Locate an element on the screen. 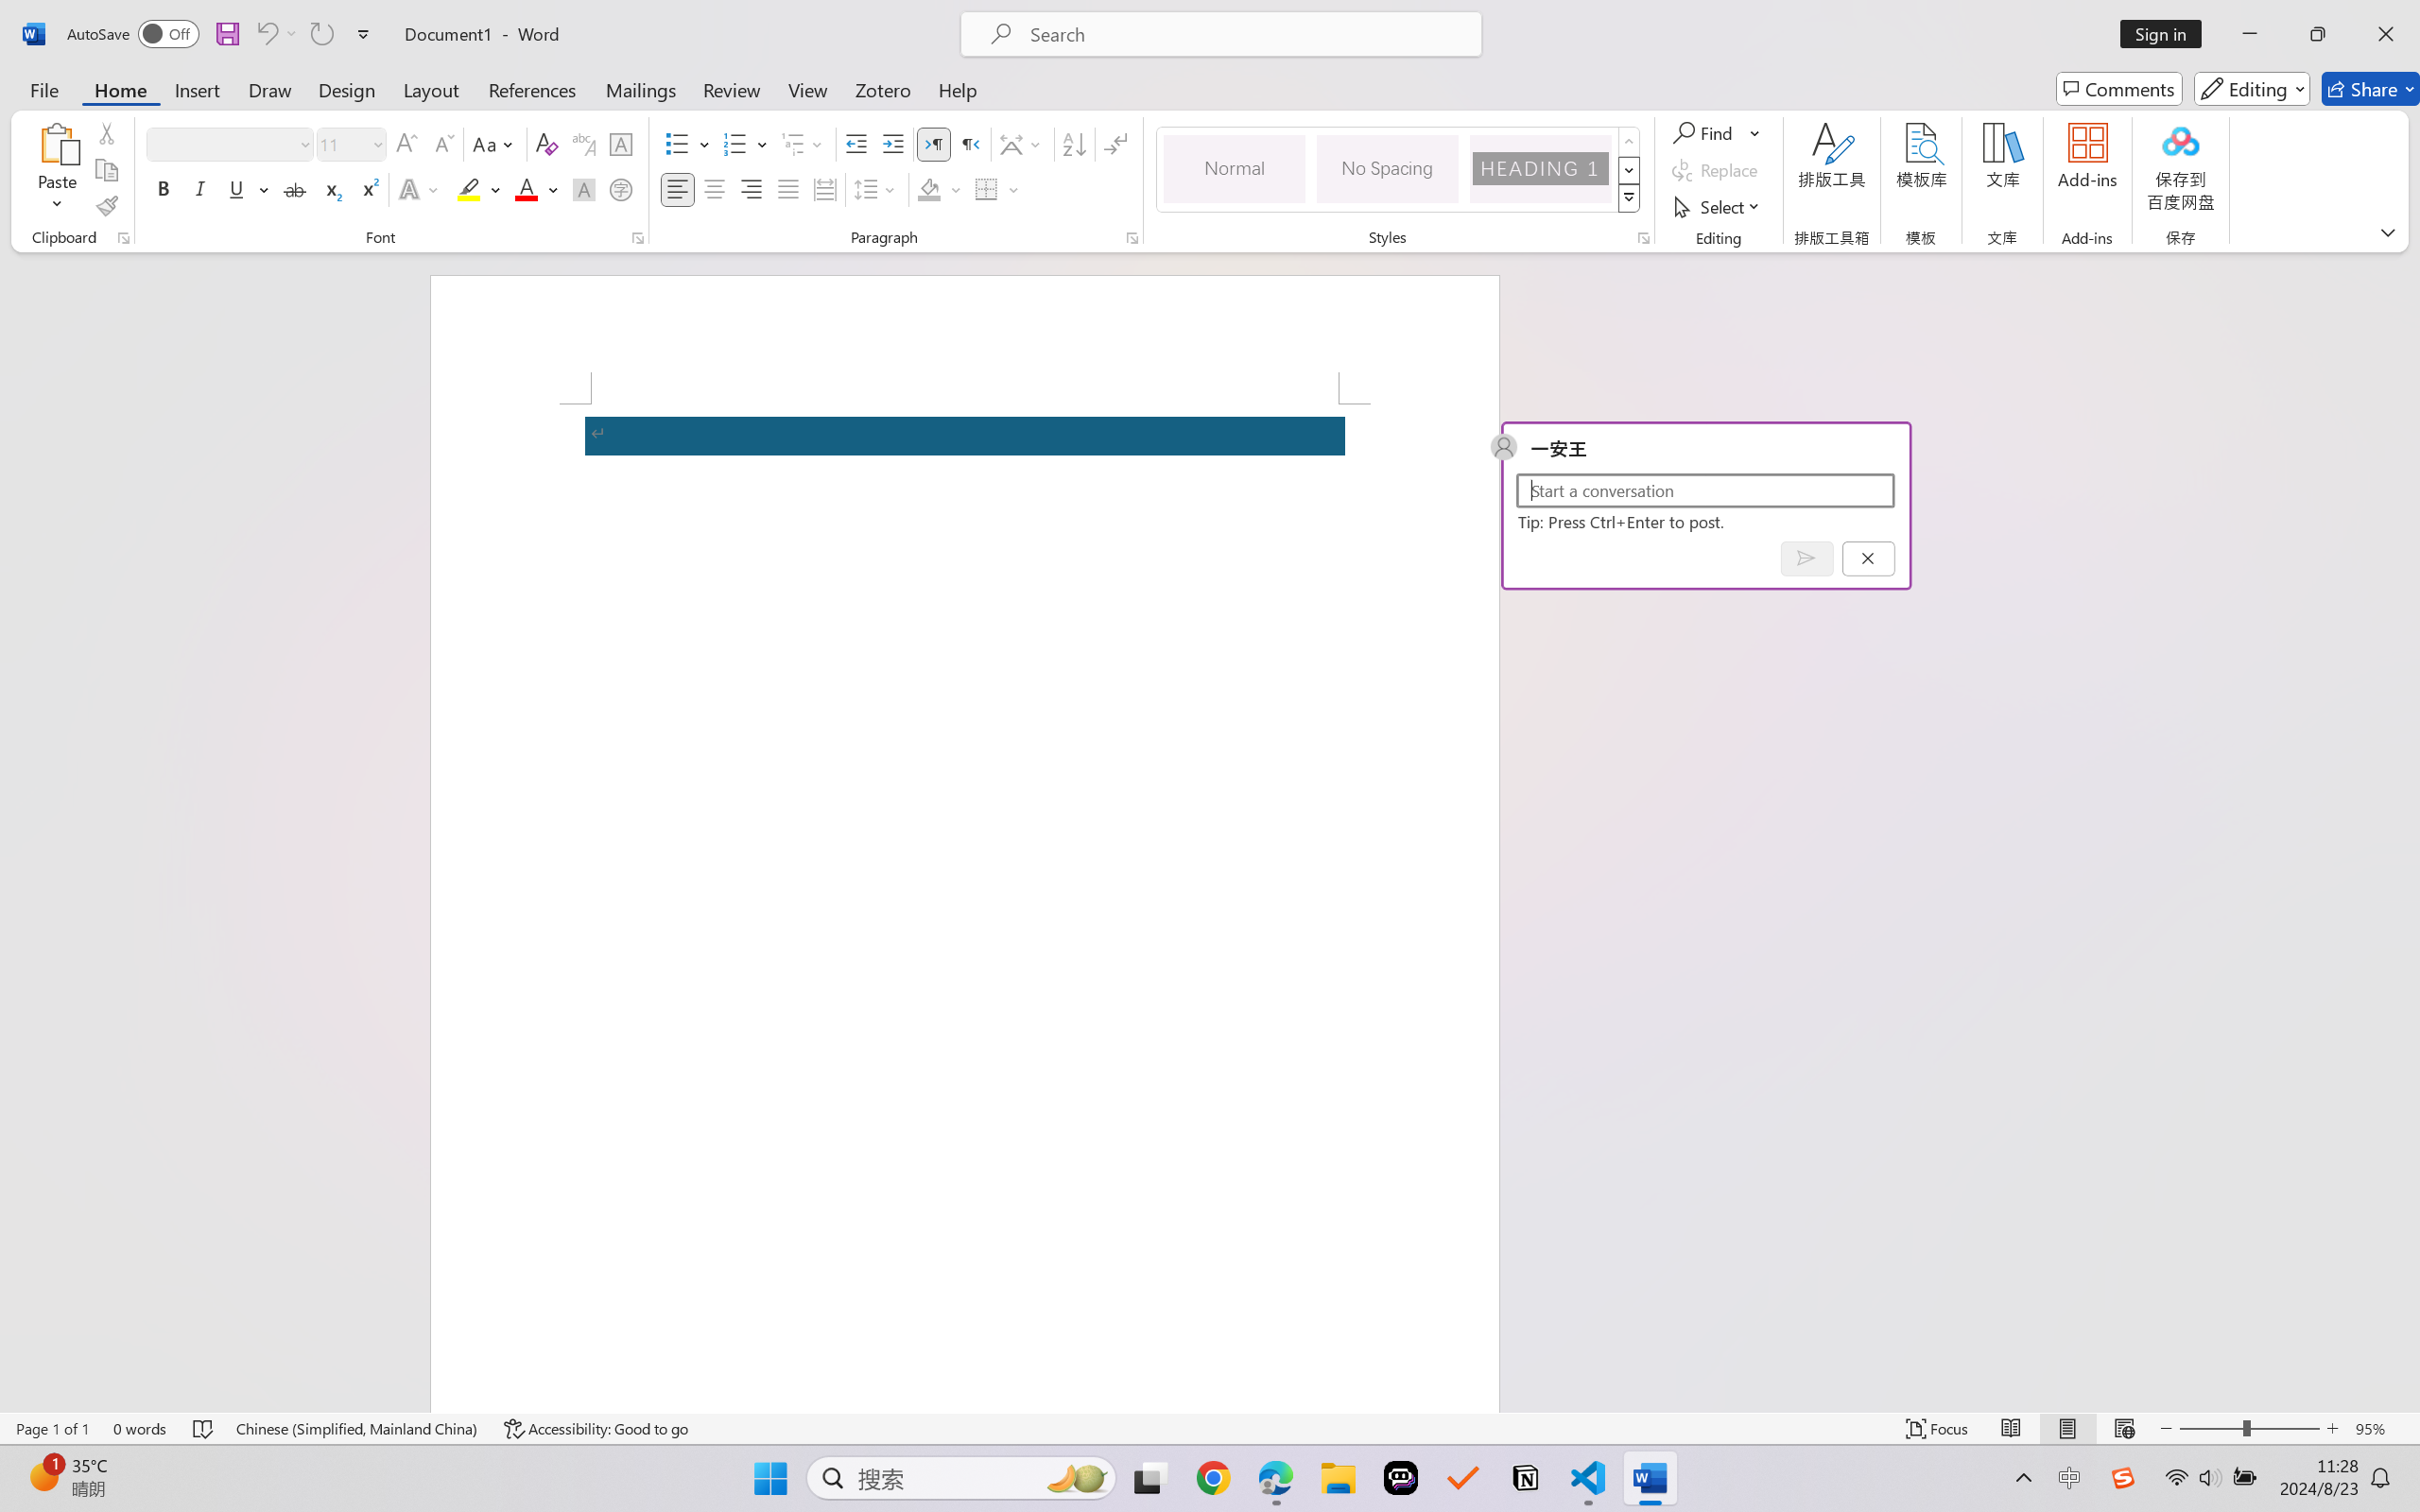  'Language Chinese (Simplified, Mainland China)' is located at coordinates (356, 1428).